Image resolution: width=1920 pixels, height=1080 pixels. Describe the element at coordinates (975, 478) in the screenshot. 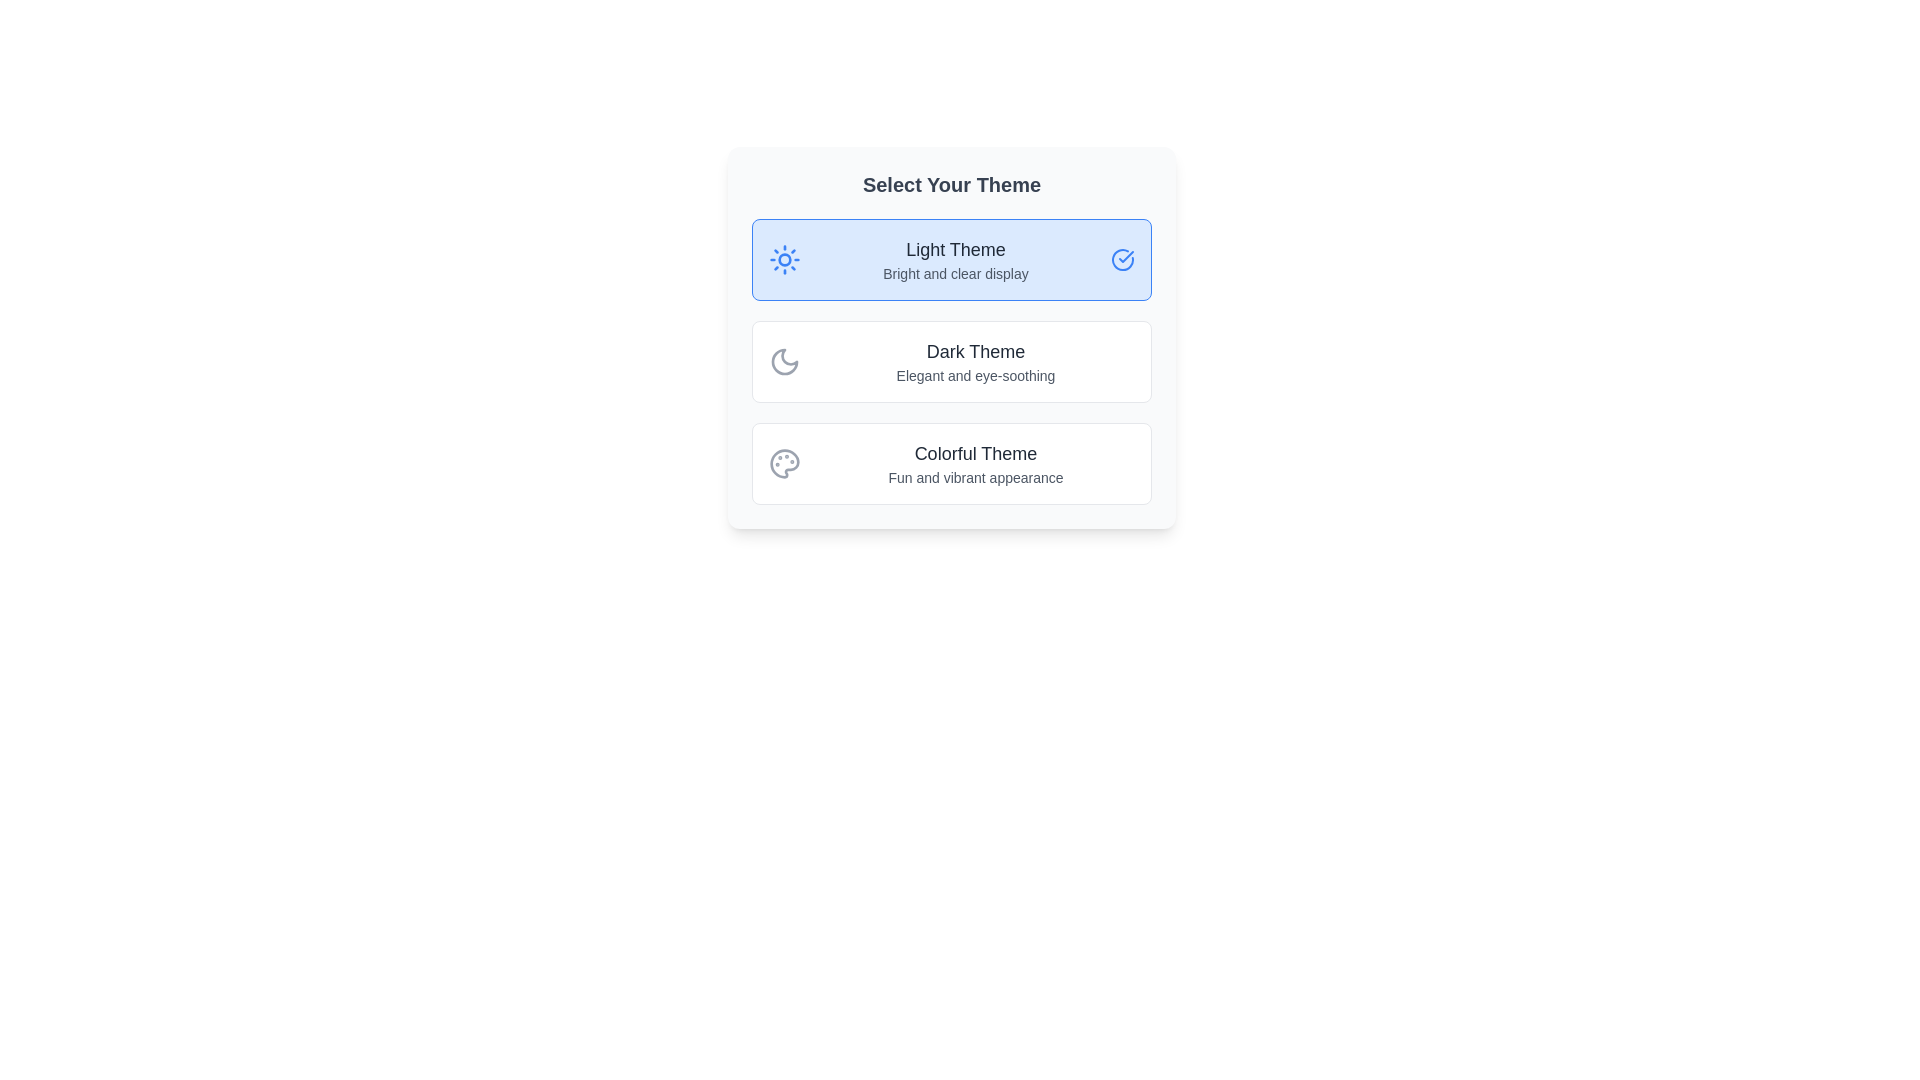

I see `the descriptive text label that provides additional information about the 'Colorful Theme', located in the bottom section of the card` at that location.